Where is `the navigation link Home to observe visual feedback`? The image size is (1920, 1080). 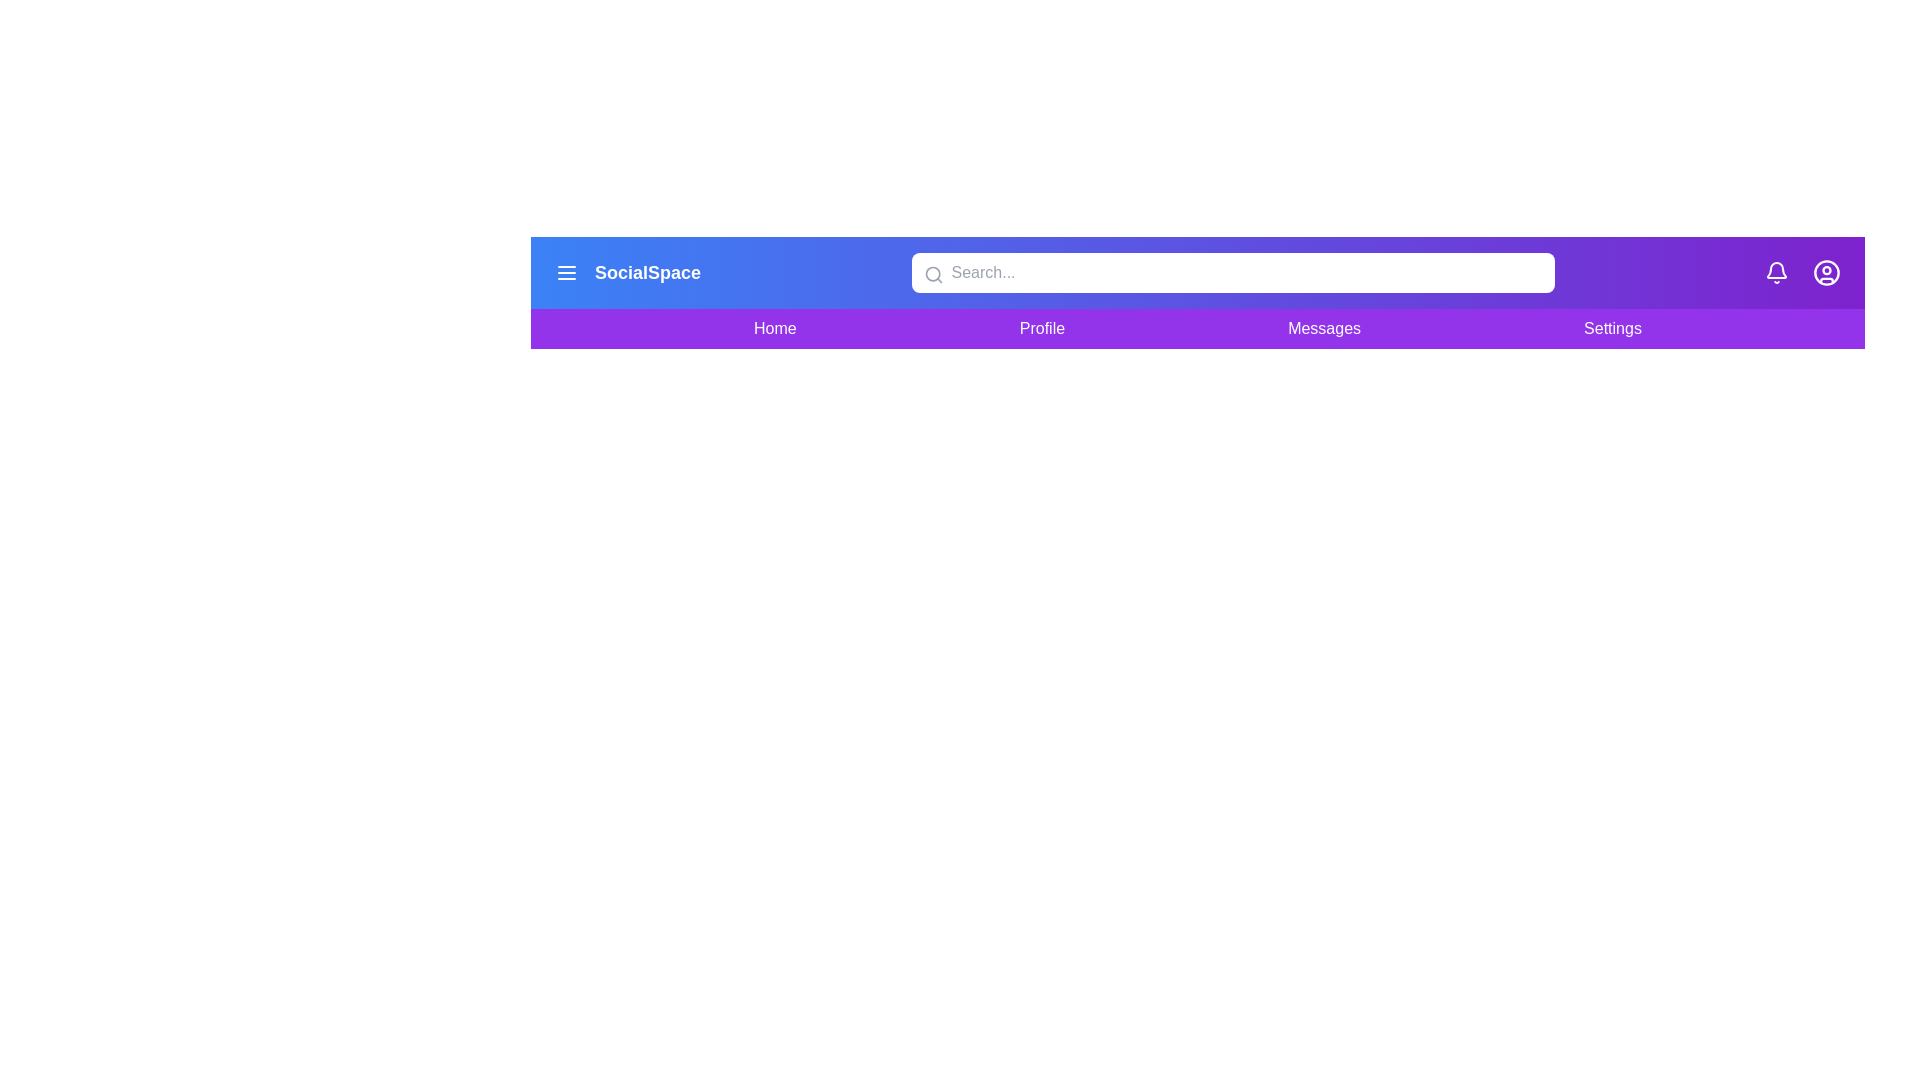 the navigation link Home to observe visual feedback is located at coordinates (774, 327).